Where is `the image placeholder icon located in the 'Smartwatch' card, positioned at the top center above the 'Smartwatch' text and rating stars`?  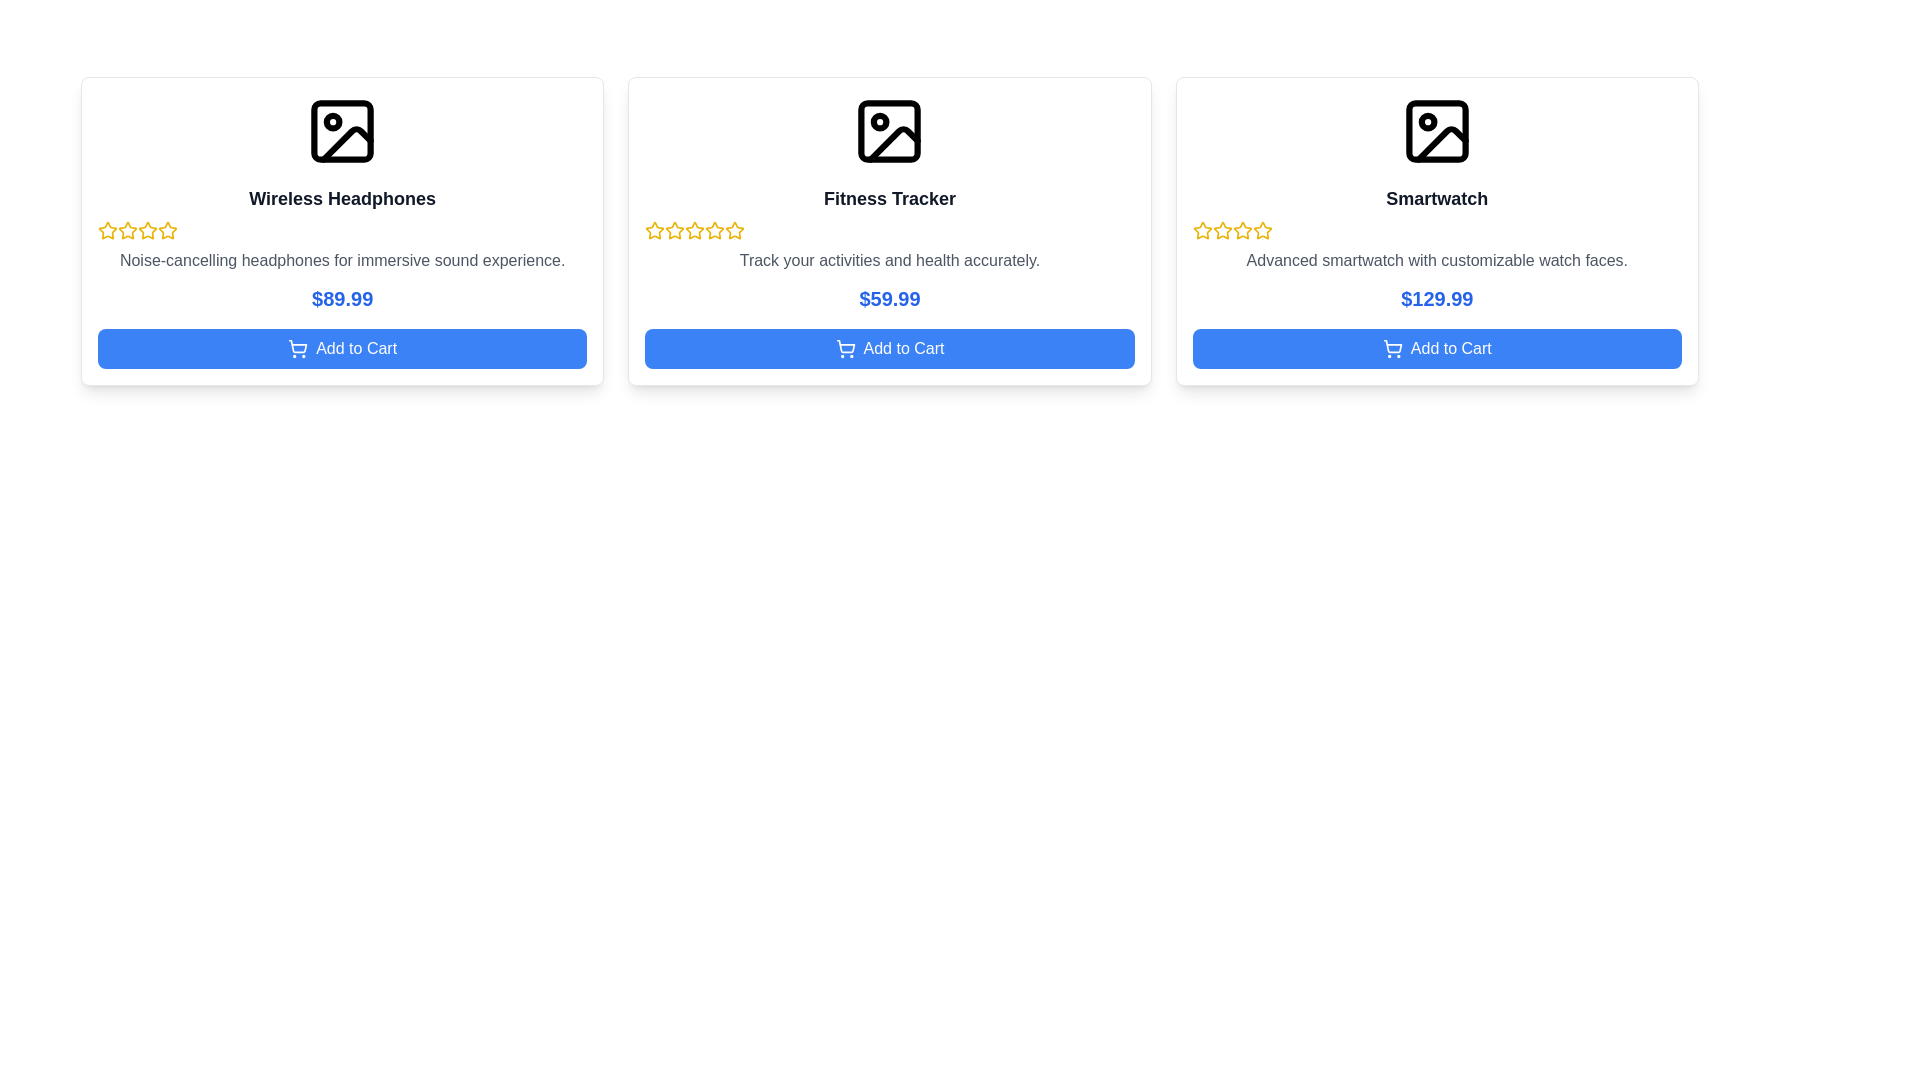 the image placeholder icon located in the 'Smartwatch' card, positioned at the top center above the 'Smartwatch' text and rating stars is located at coordinates (1436, 131).